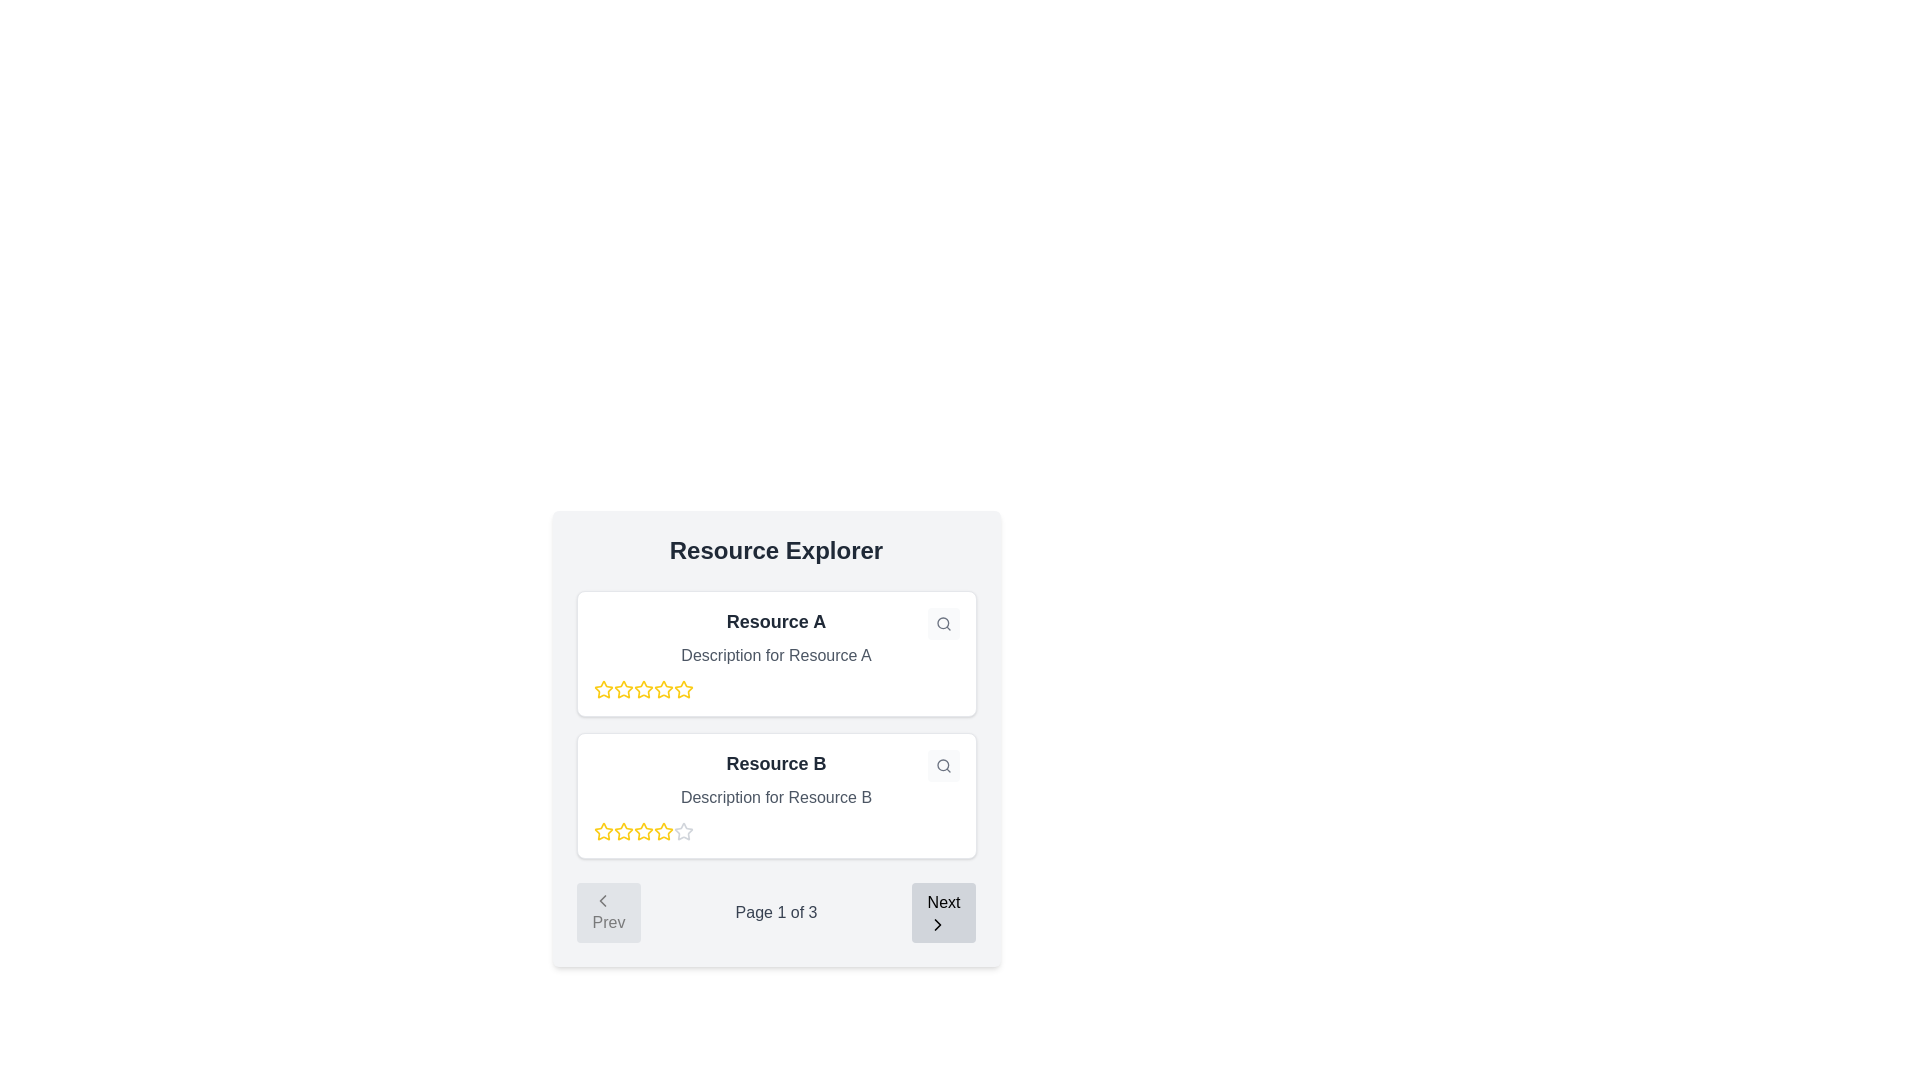  What do you see at coordinates (663, 832) in the screenshot?
I see `the fifth yellow star icon in the rating system under 'Resource B' in the second card of the 'Resource Explorer' section` at bounding box center [663, 832].